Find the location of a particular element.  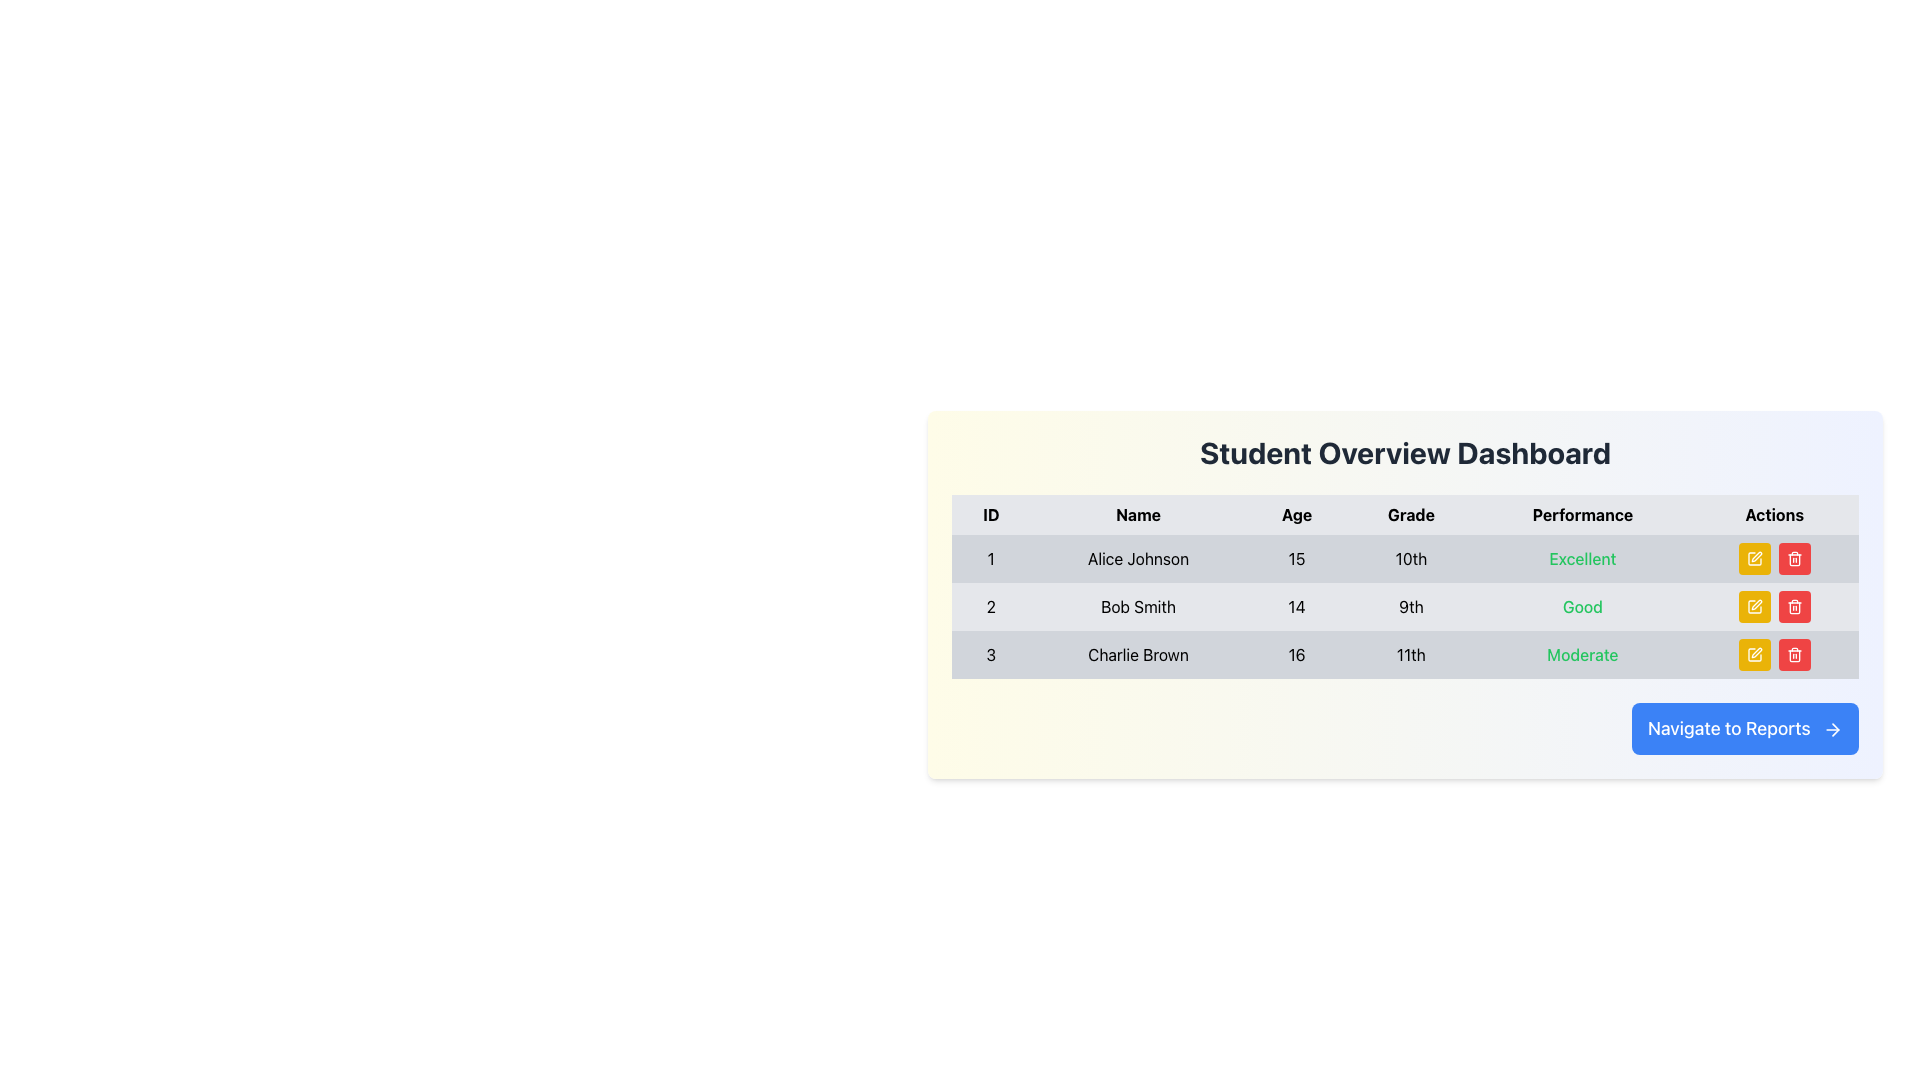

the text label reading 'Performance', which is styled in bold black text on a light gray background, positioned in the header row of the table is located at coordinates (1581, 514).